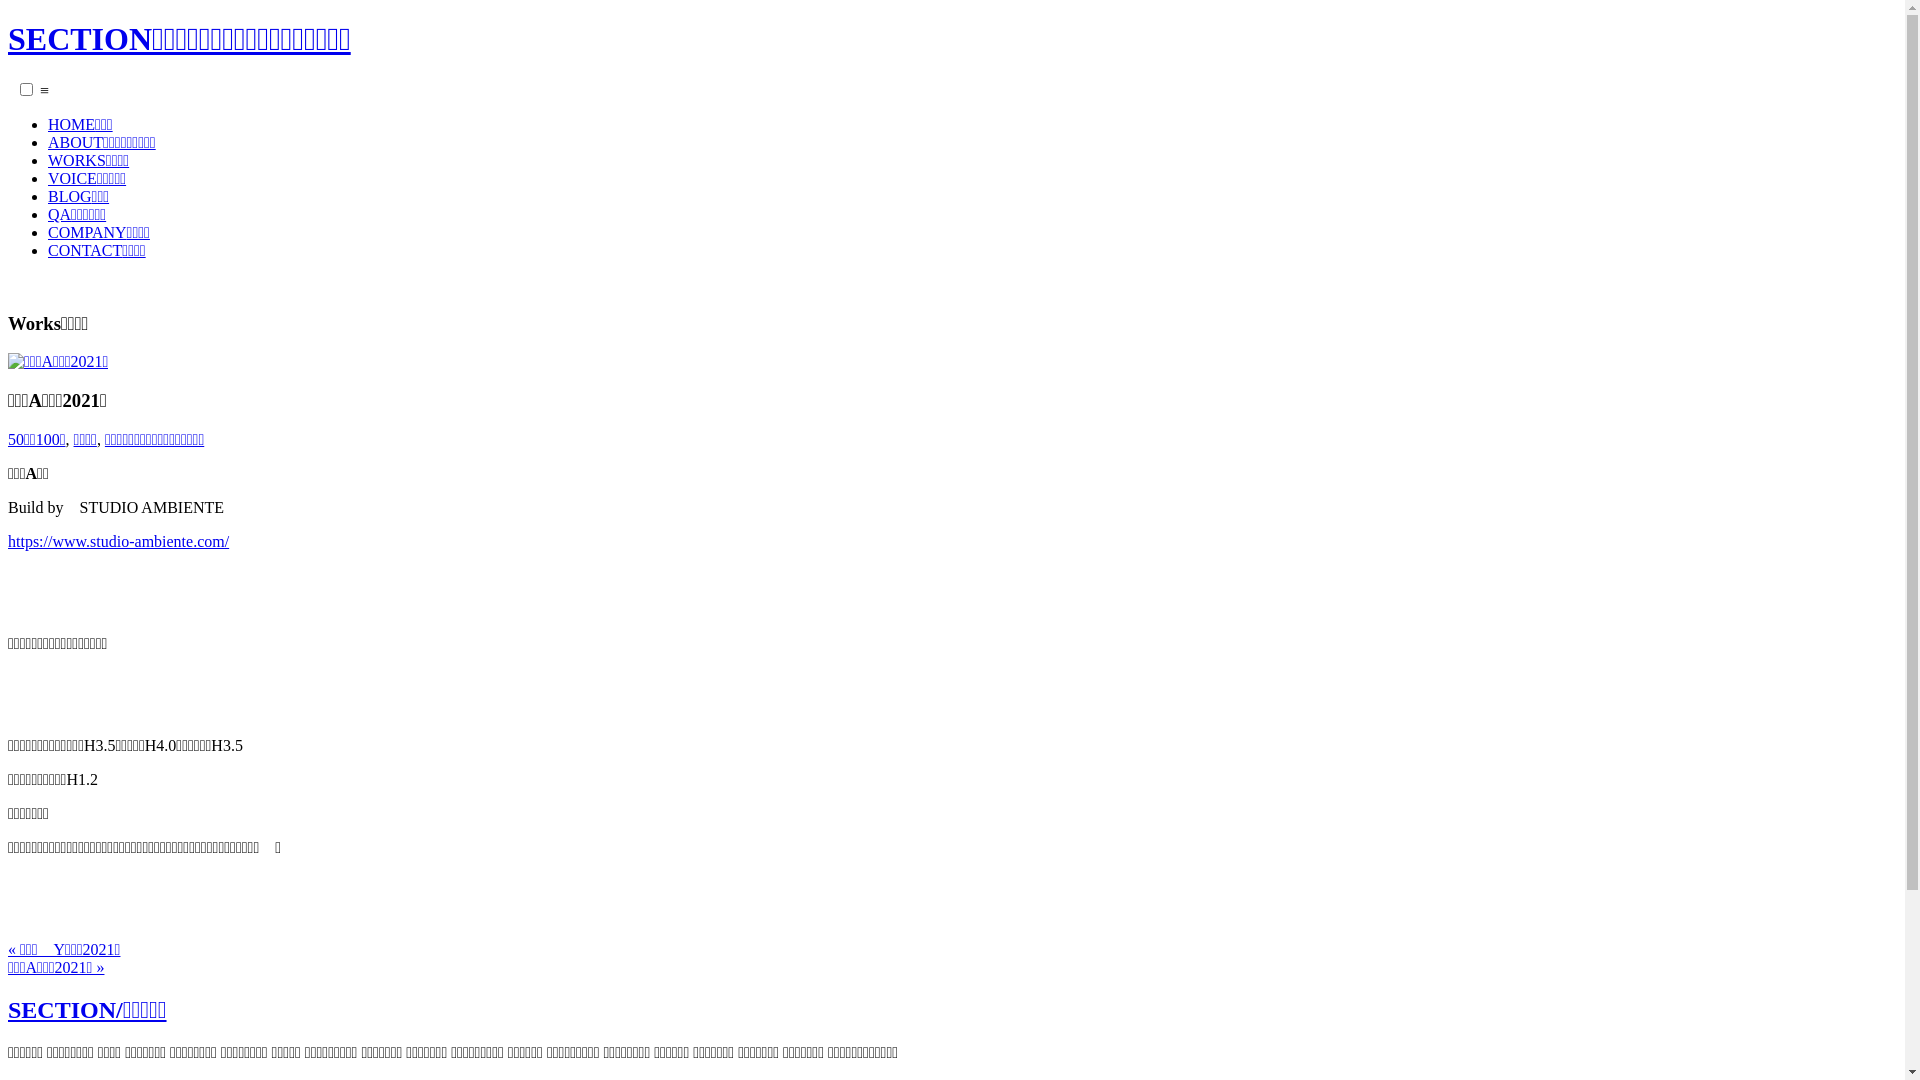 This screenshot has width=1920, height=1080. Describe the element at coordinates (117, 541) in the screenshot. I see `'https://www.studio-ambiente.com/'` at that location.